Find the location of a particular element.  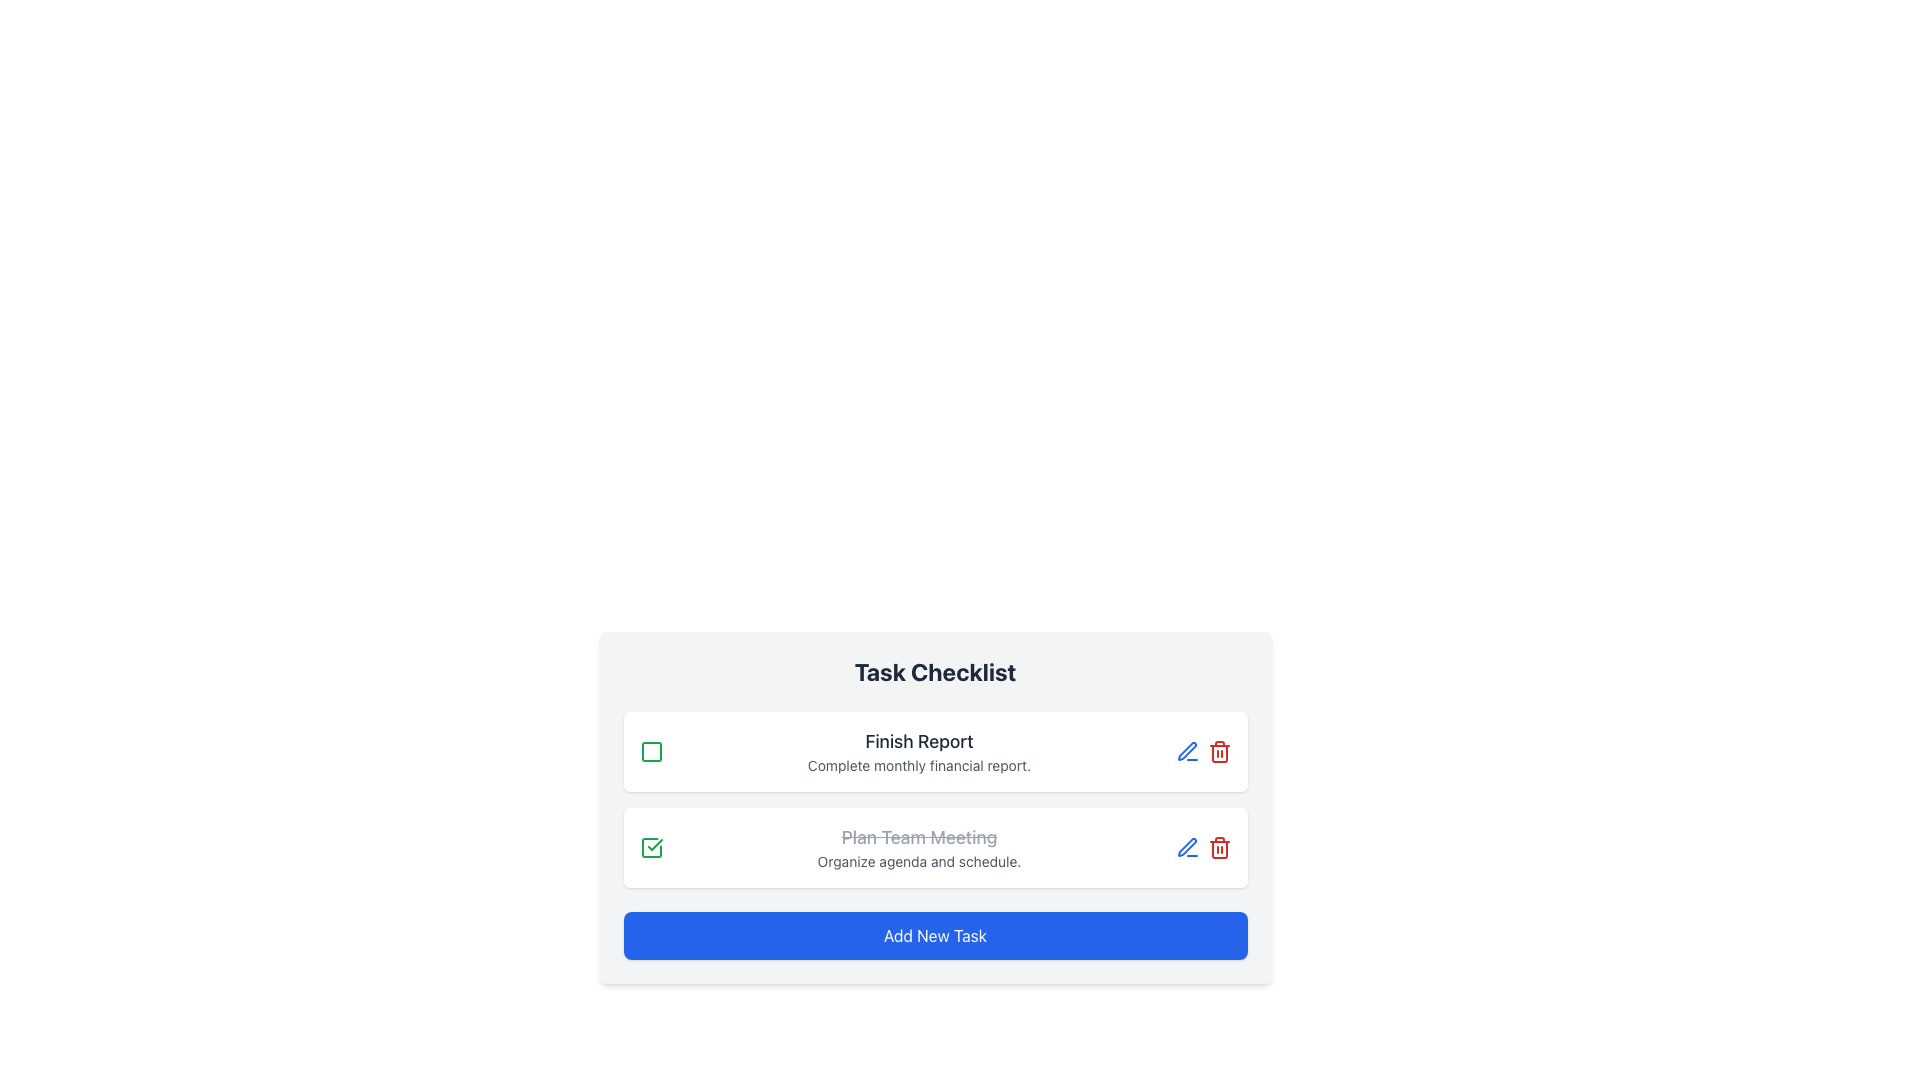

the interactive pen icon to initiate editing for the 'Plan Team Meeting' task is located at coordinates (1187, 752).